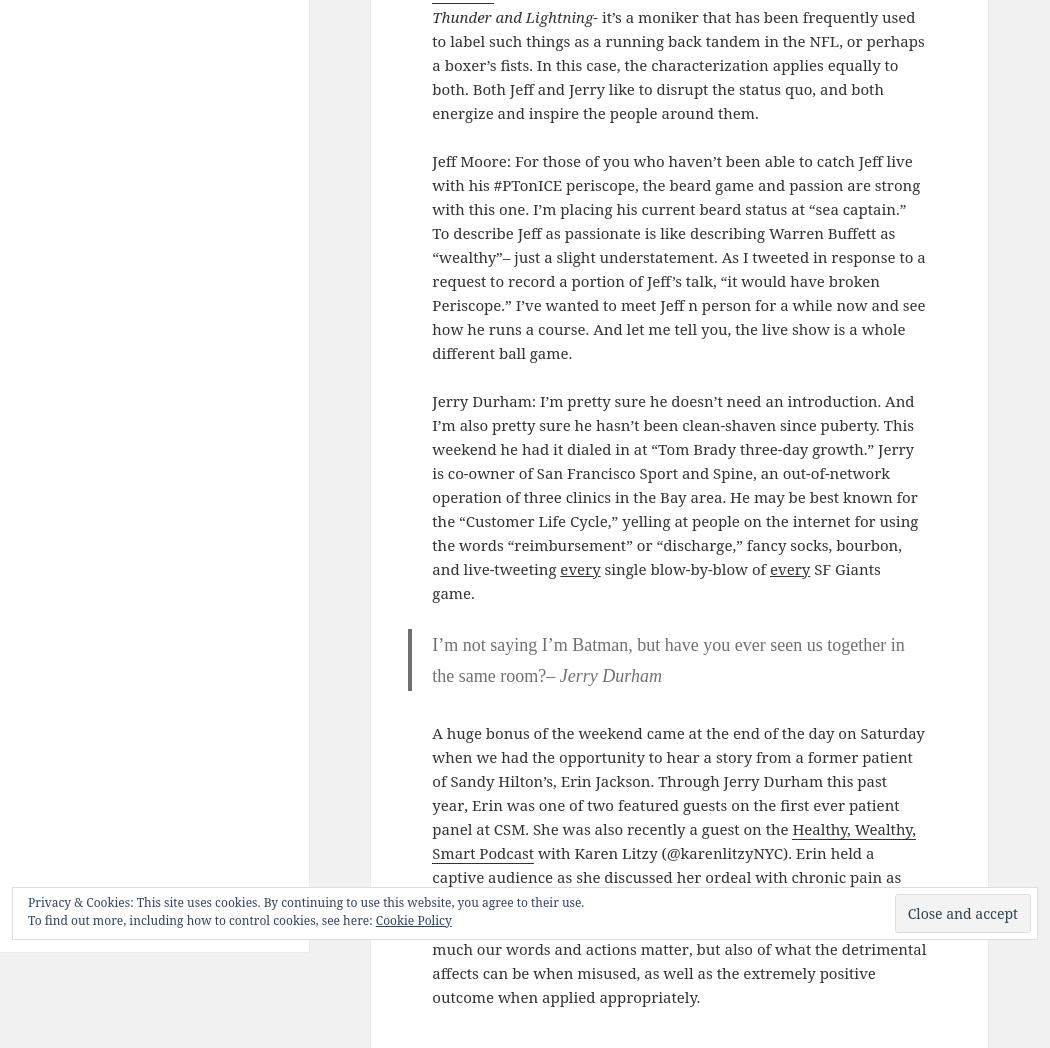 This screenshot has height=1048, width=1050. What do you see at coordinates (679, 924) in the screenshot?
I see `'with Karen Litzy (@karenlitzyNYC). Erin held a captive audience as she discussed her ordeal with chronic pain as well as the lengths she had to go through navigating the U,S. healthcare system.  It was a powerful reminder of not only how much our words and actions matter, but also of what the detrimental affects can be when misused, as well as the extremely positive outcome when applied appropriately.'` at bounding box center [679, 924].